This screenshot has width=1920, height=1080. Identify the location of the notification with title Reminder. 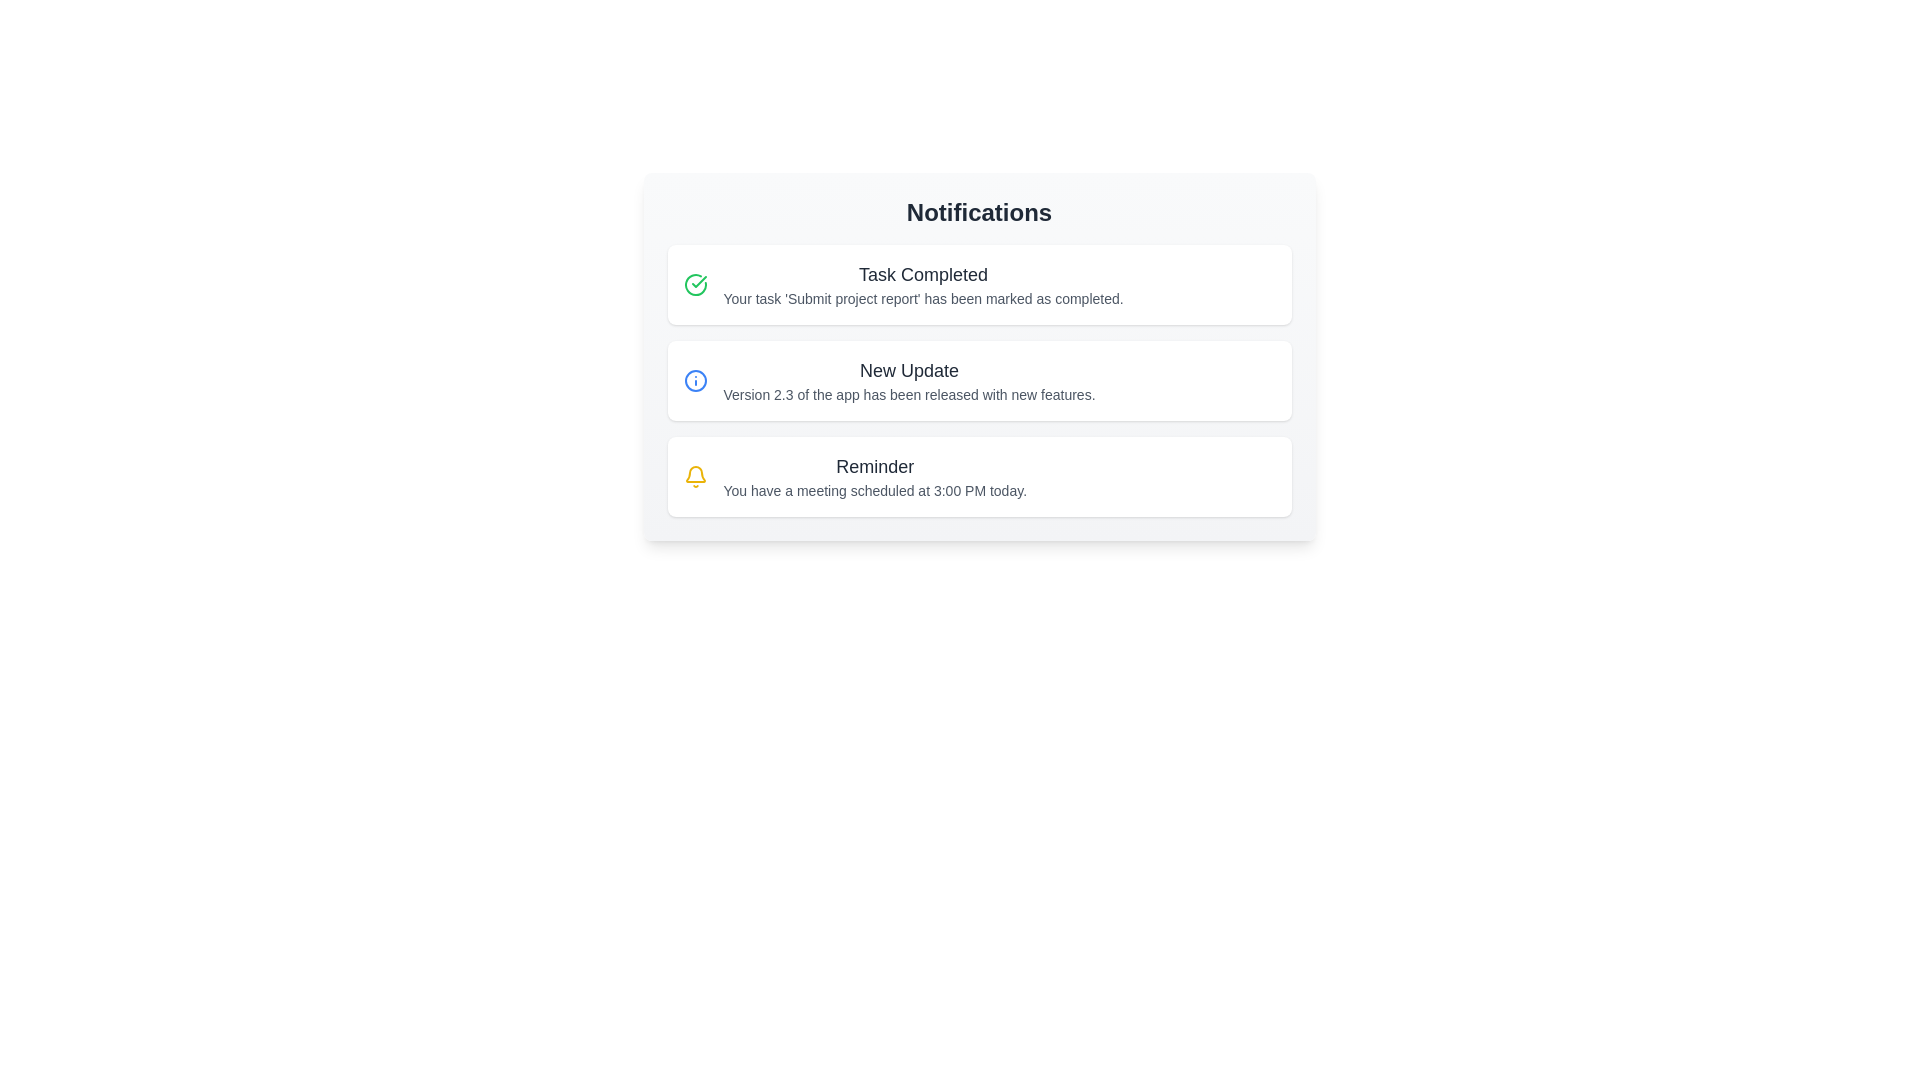
(979, 477).